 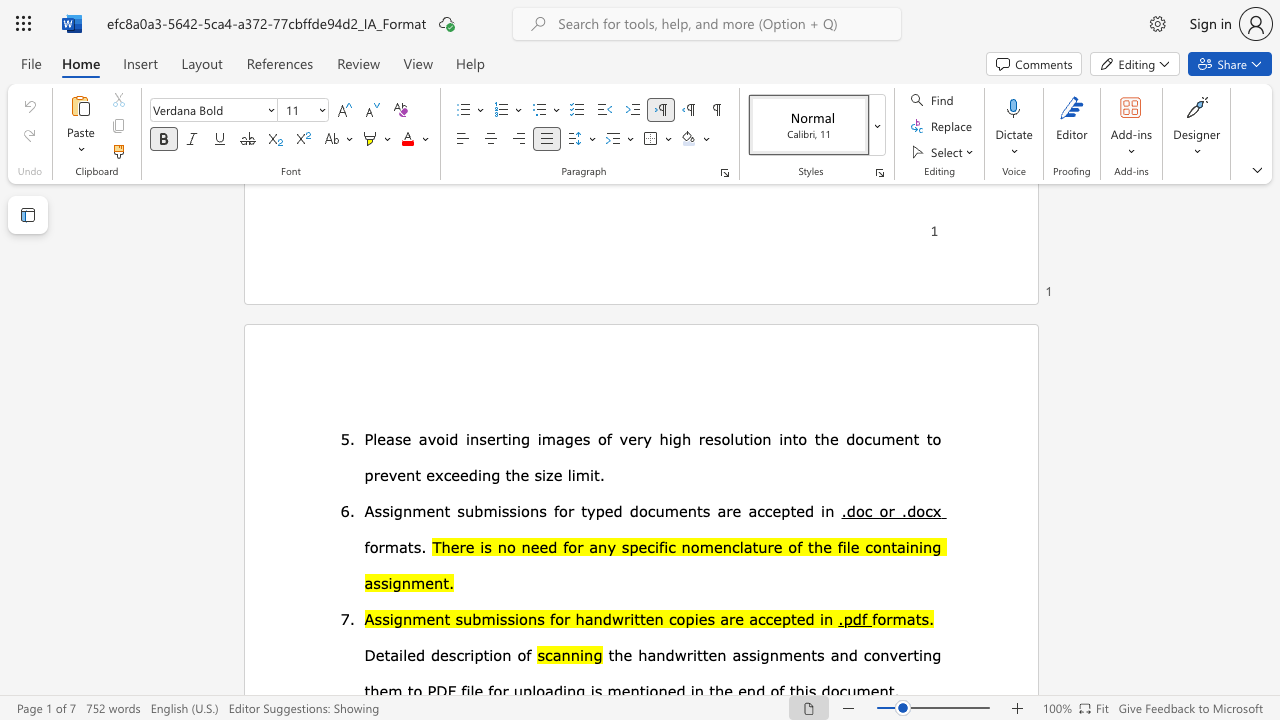 I want to click on the subset text "ed document" within the text "for typed documents", so click(x=603, y=509).